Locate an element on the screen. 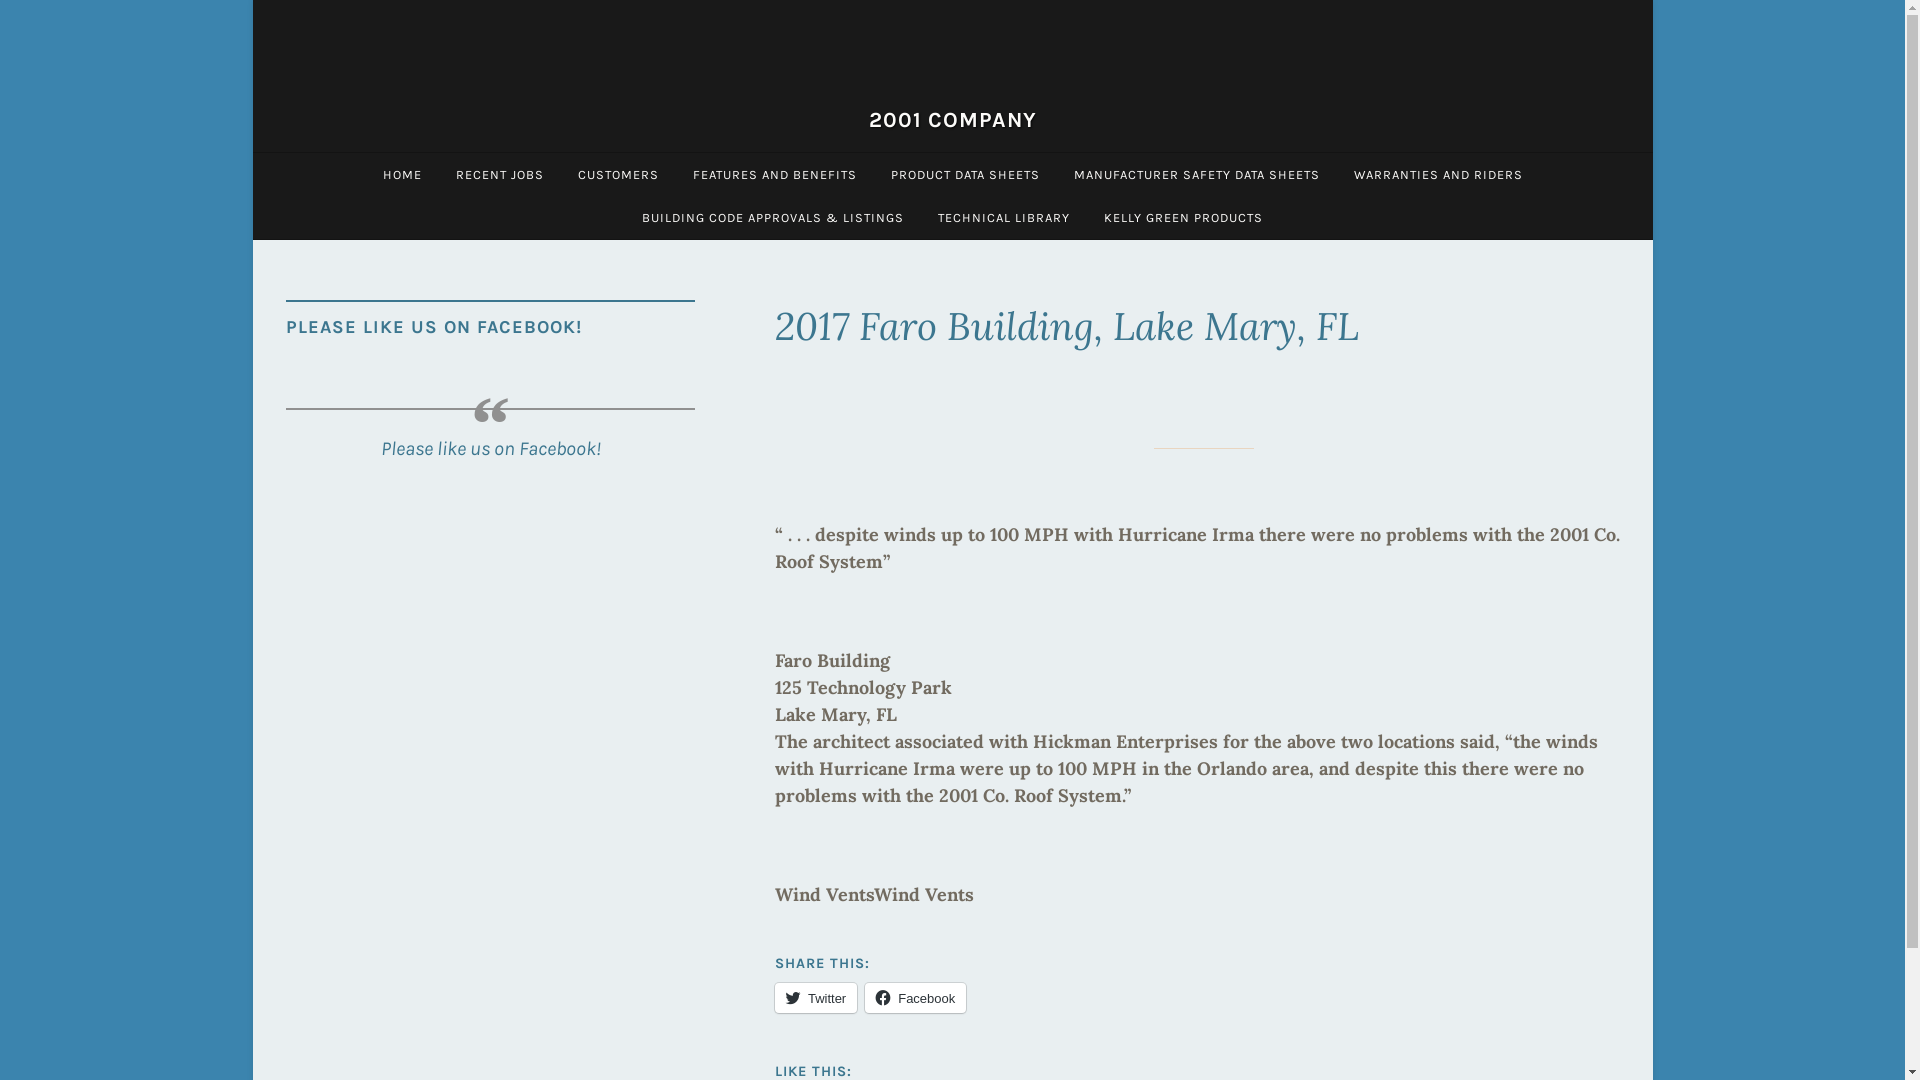 Image resolution: width=1920 pixels, height=1080 pixels. 'Twitter' is located at coordinates (816, 998).